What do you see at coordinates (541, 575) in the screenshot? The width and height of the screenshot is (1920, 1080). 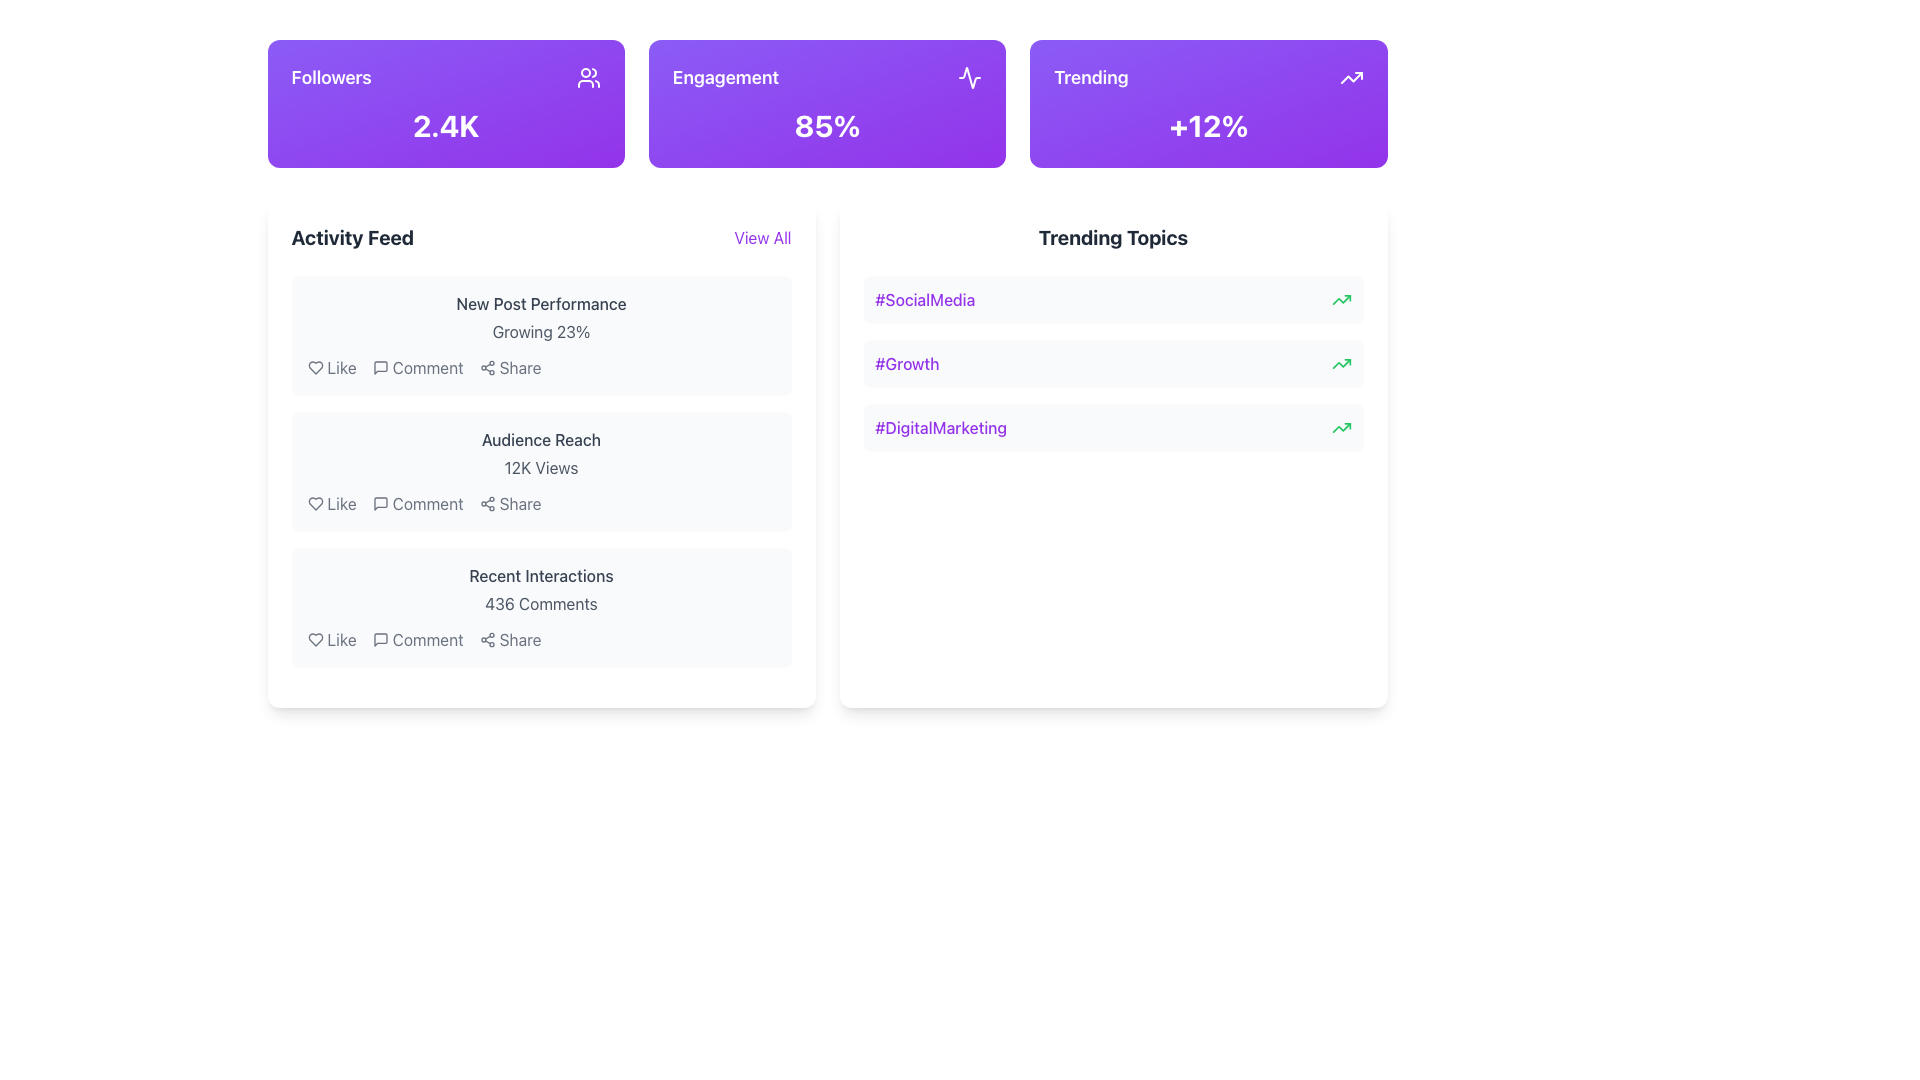 I see `the text label located in the lower part of the highlighted section of the activity feed, positioned above '436 Comments' and below 'Audience Reach'` at bounding box center [541, 575].